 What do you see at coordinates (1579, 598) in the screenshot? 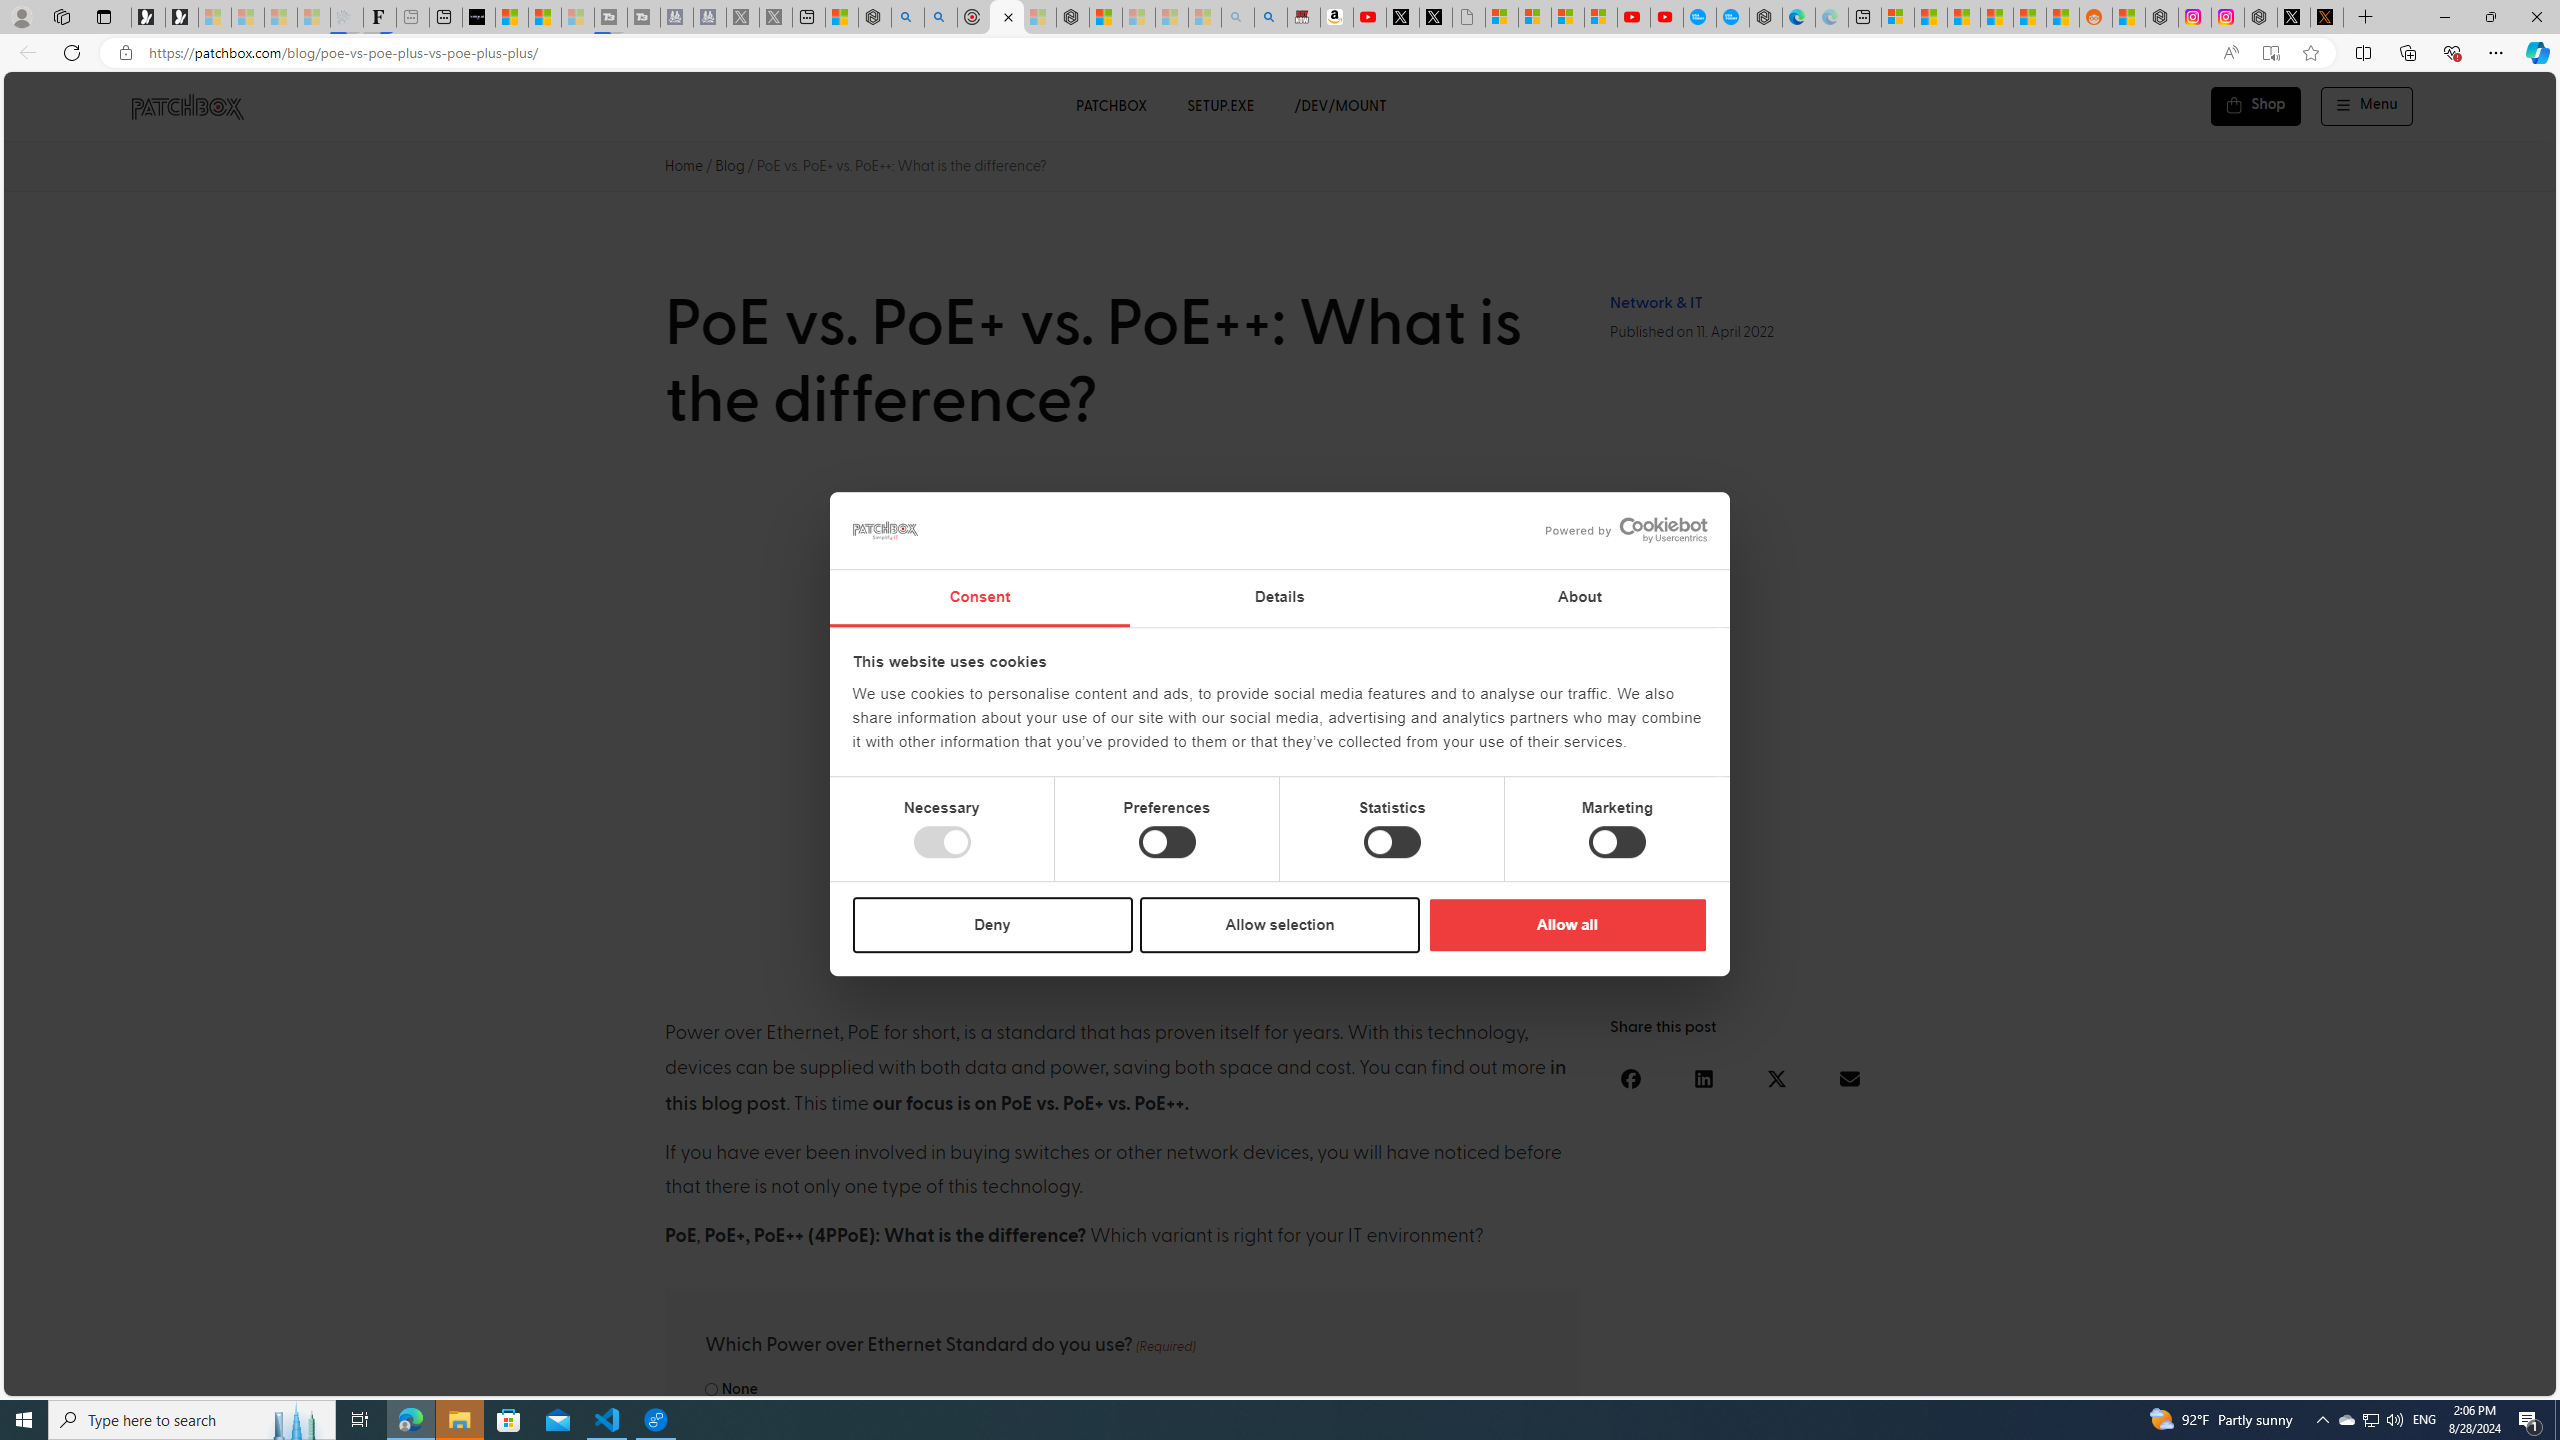
I see `'About'` at bounding box center [1579, 598].